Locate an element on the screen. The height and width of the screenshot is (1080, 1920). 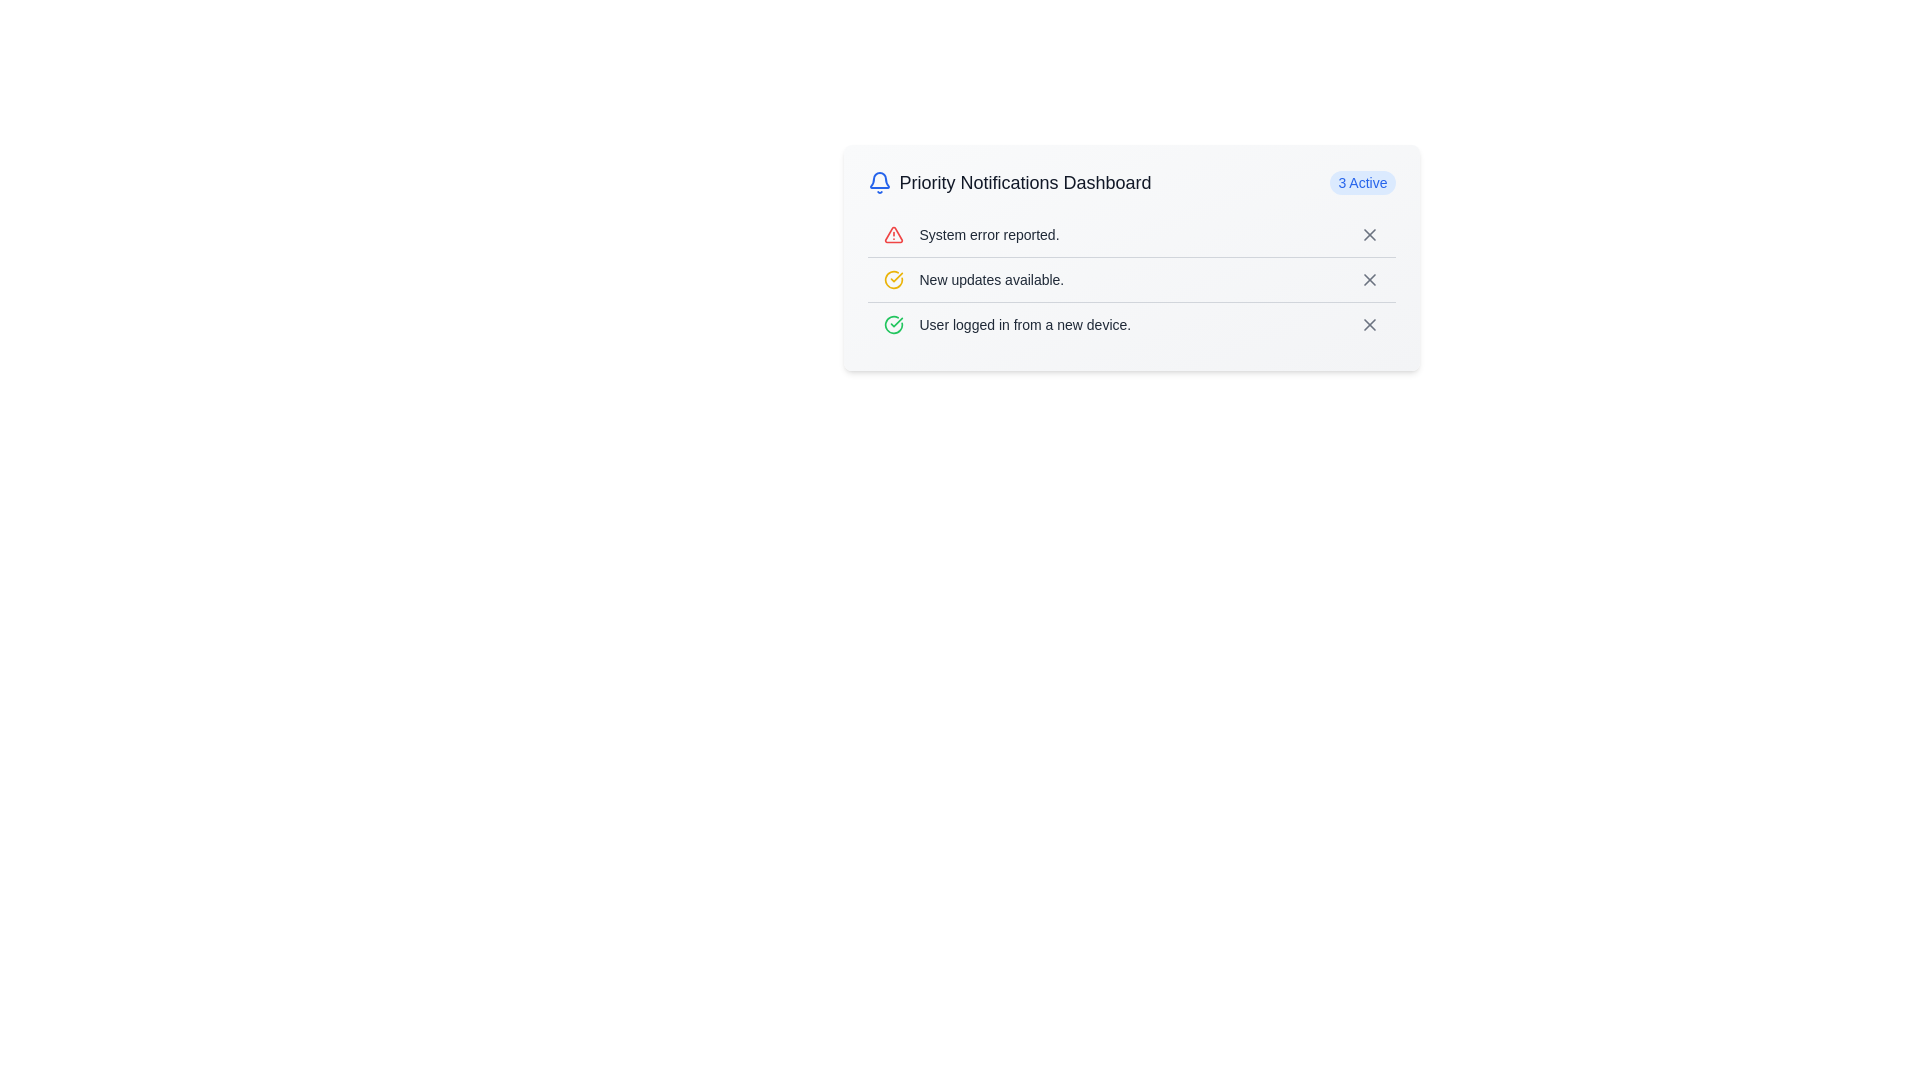
the notification panel item displaying 'New updates available.' is located at coordinates (1131, 279).